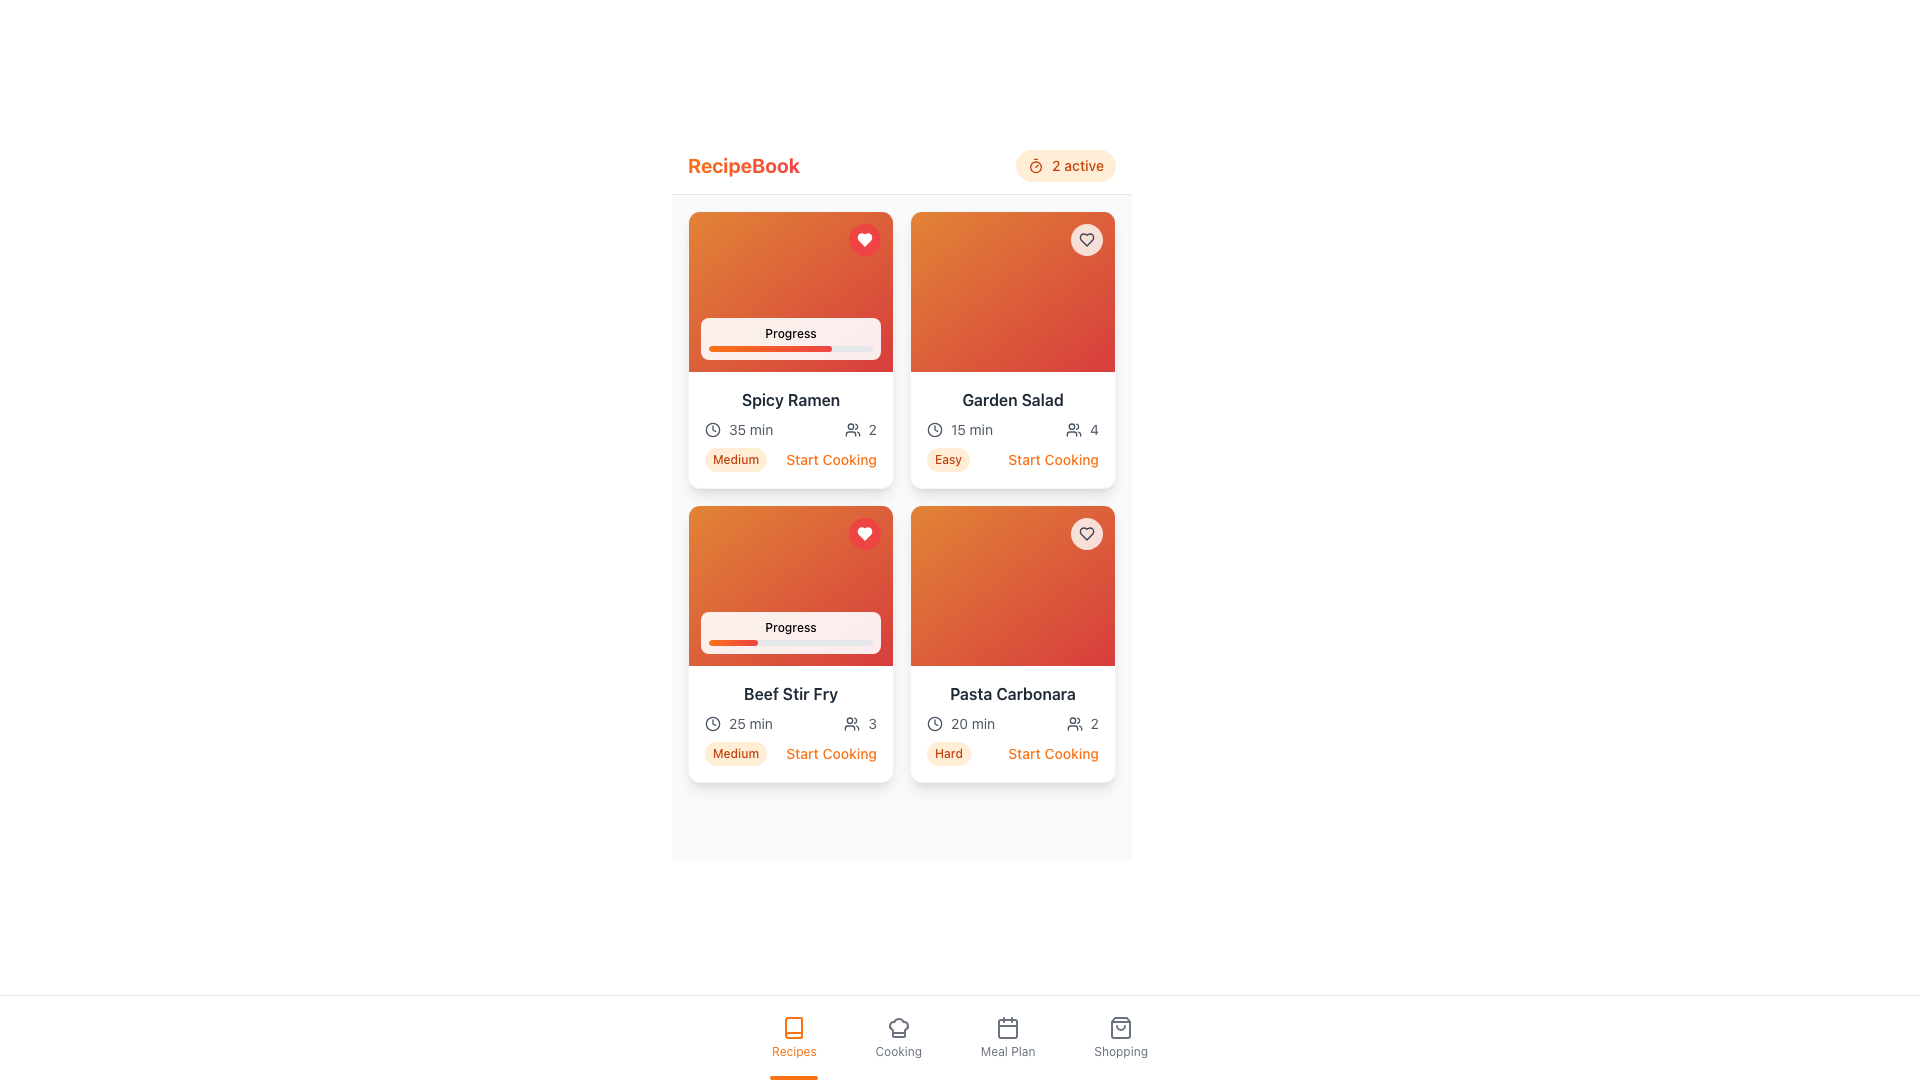  Describe the element at coordinates (793, 1051) in the screenshot. I see `the text label displaying 'Recipes' in orange color, positioned below a book icon in the navigation bar` at that location.